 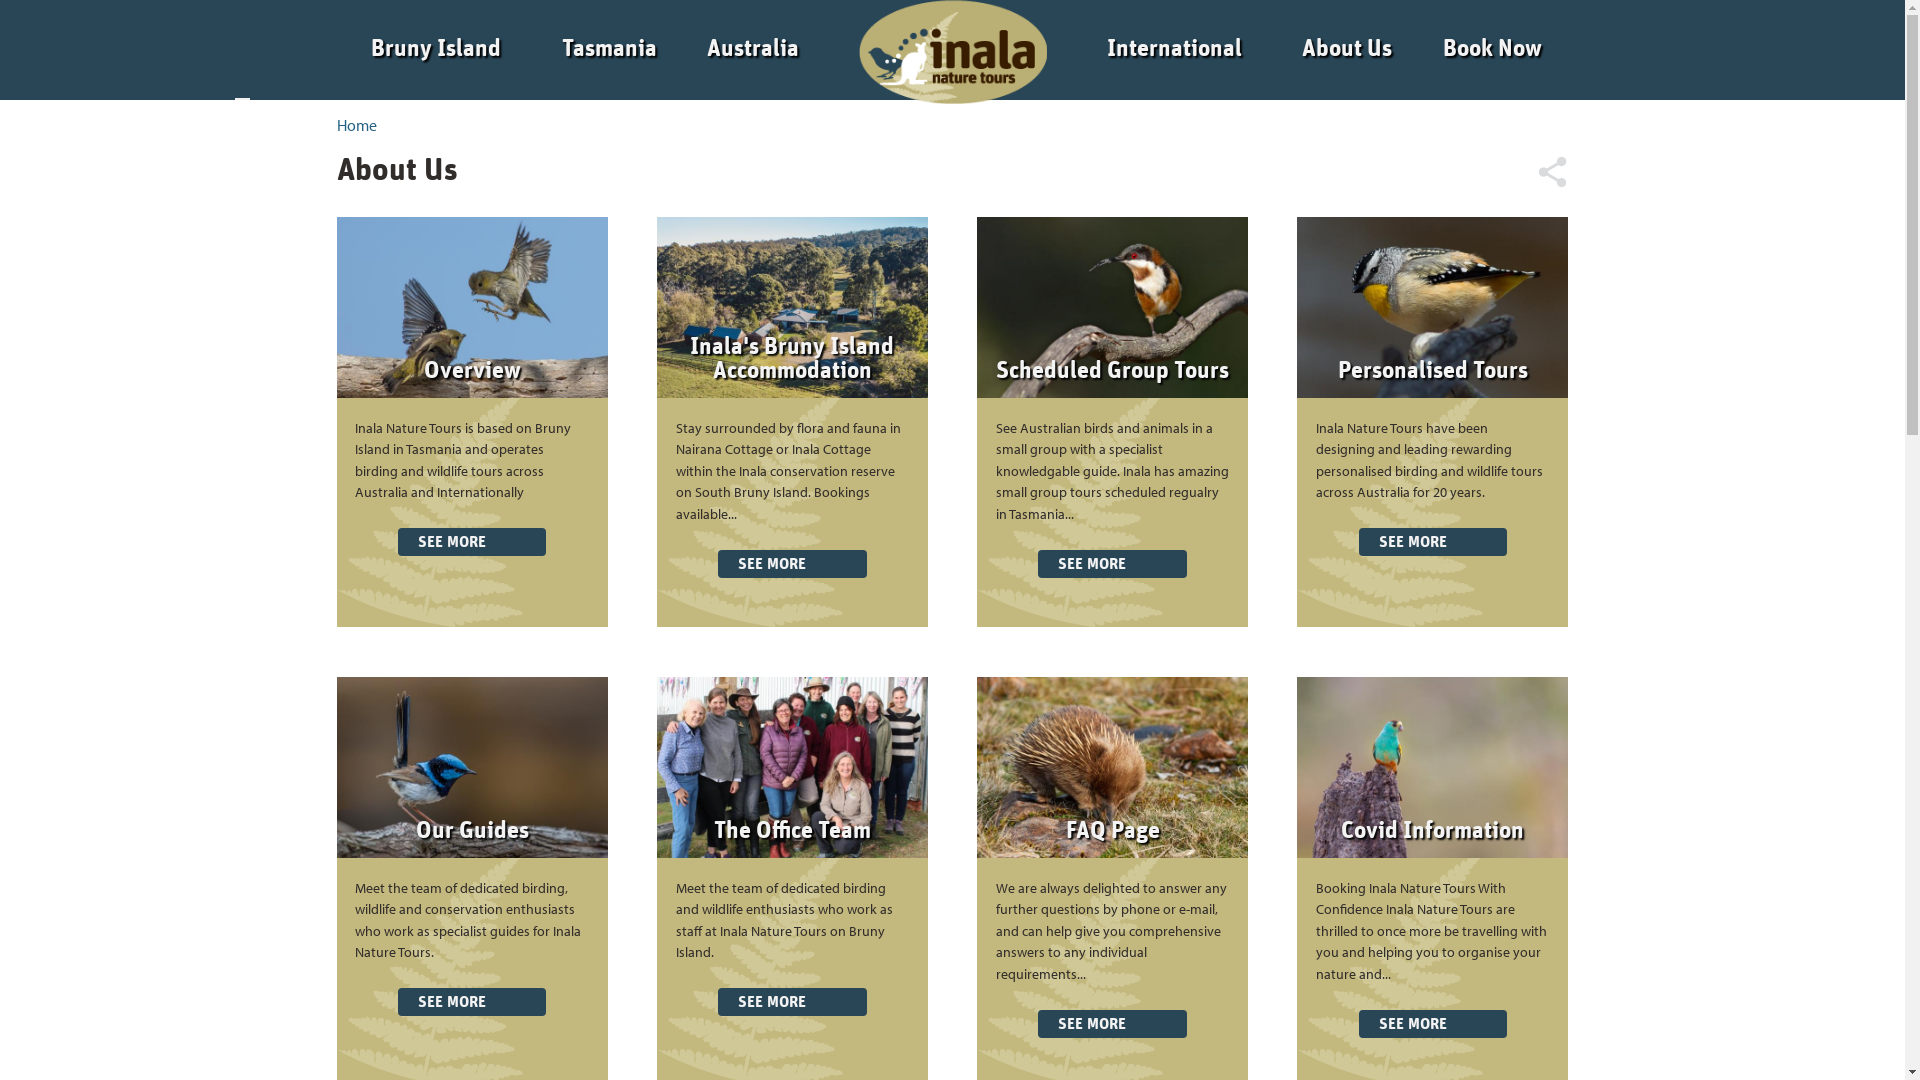 I want to click on 'Australia', so click(x=752, y=48).